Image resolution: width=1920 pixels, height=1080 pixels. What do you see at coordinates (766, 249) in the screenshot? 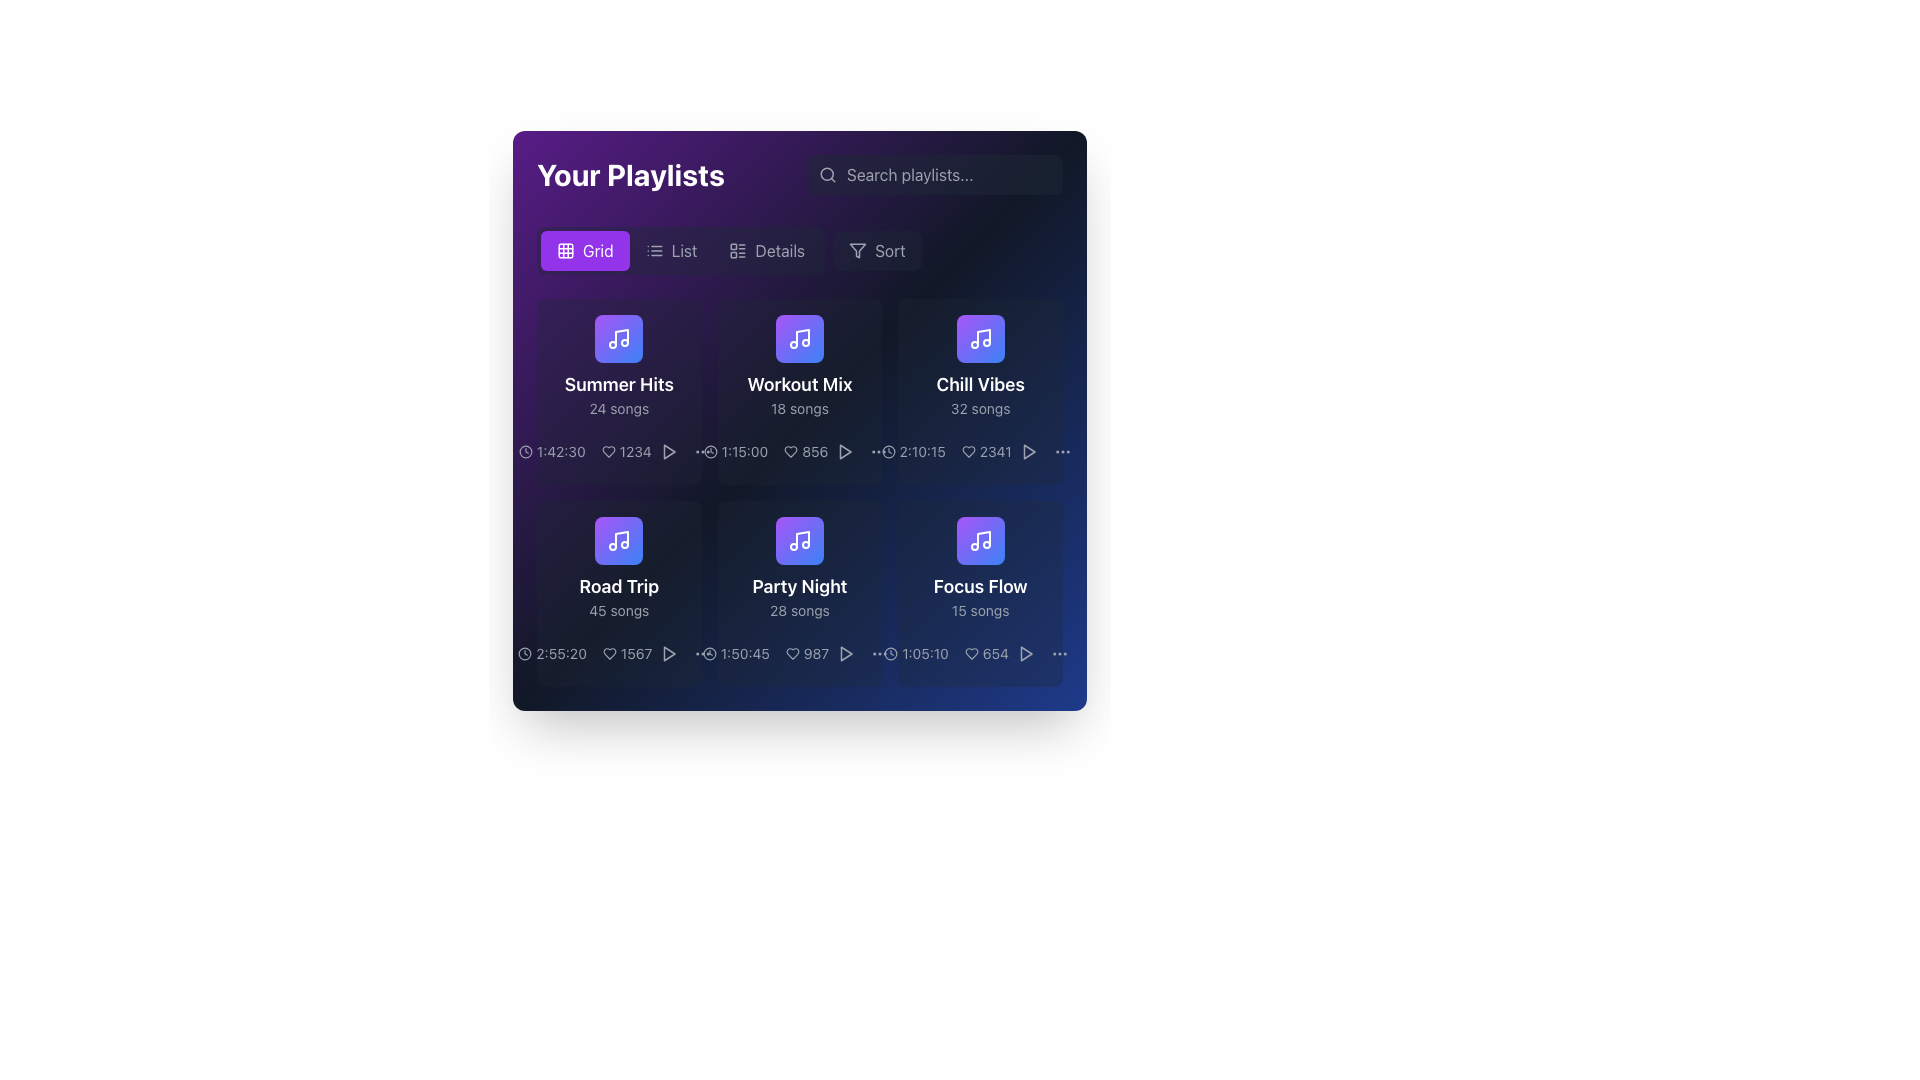
I see `the 'Details' button for keyboard navigation` at bounding box center [766, 249].